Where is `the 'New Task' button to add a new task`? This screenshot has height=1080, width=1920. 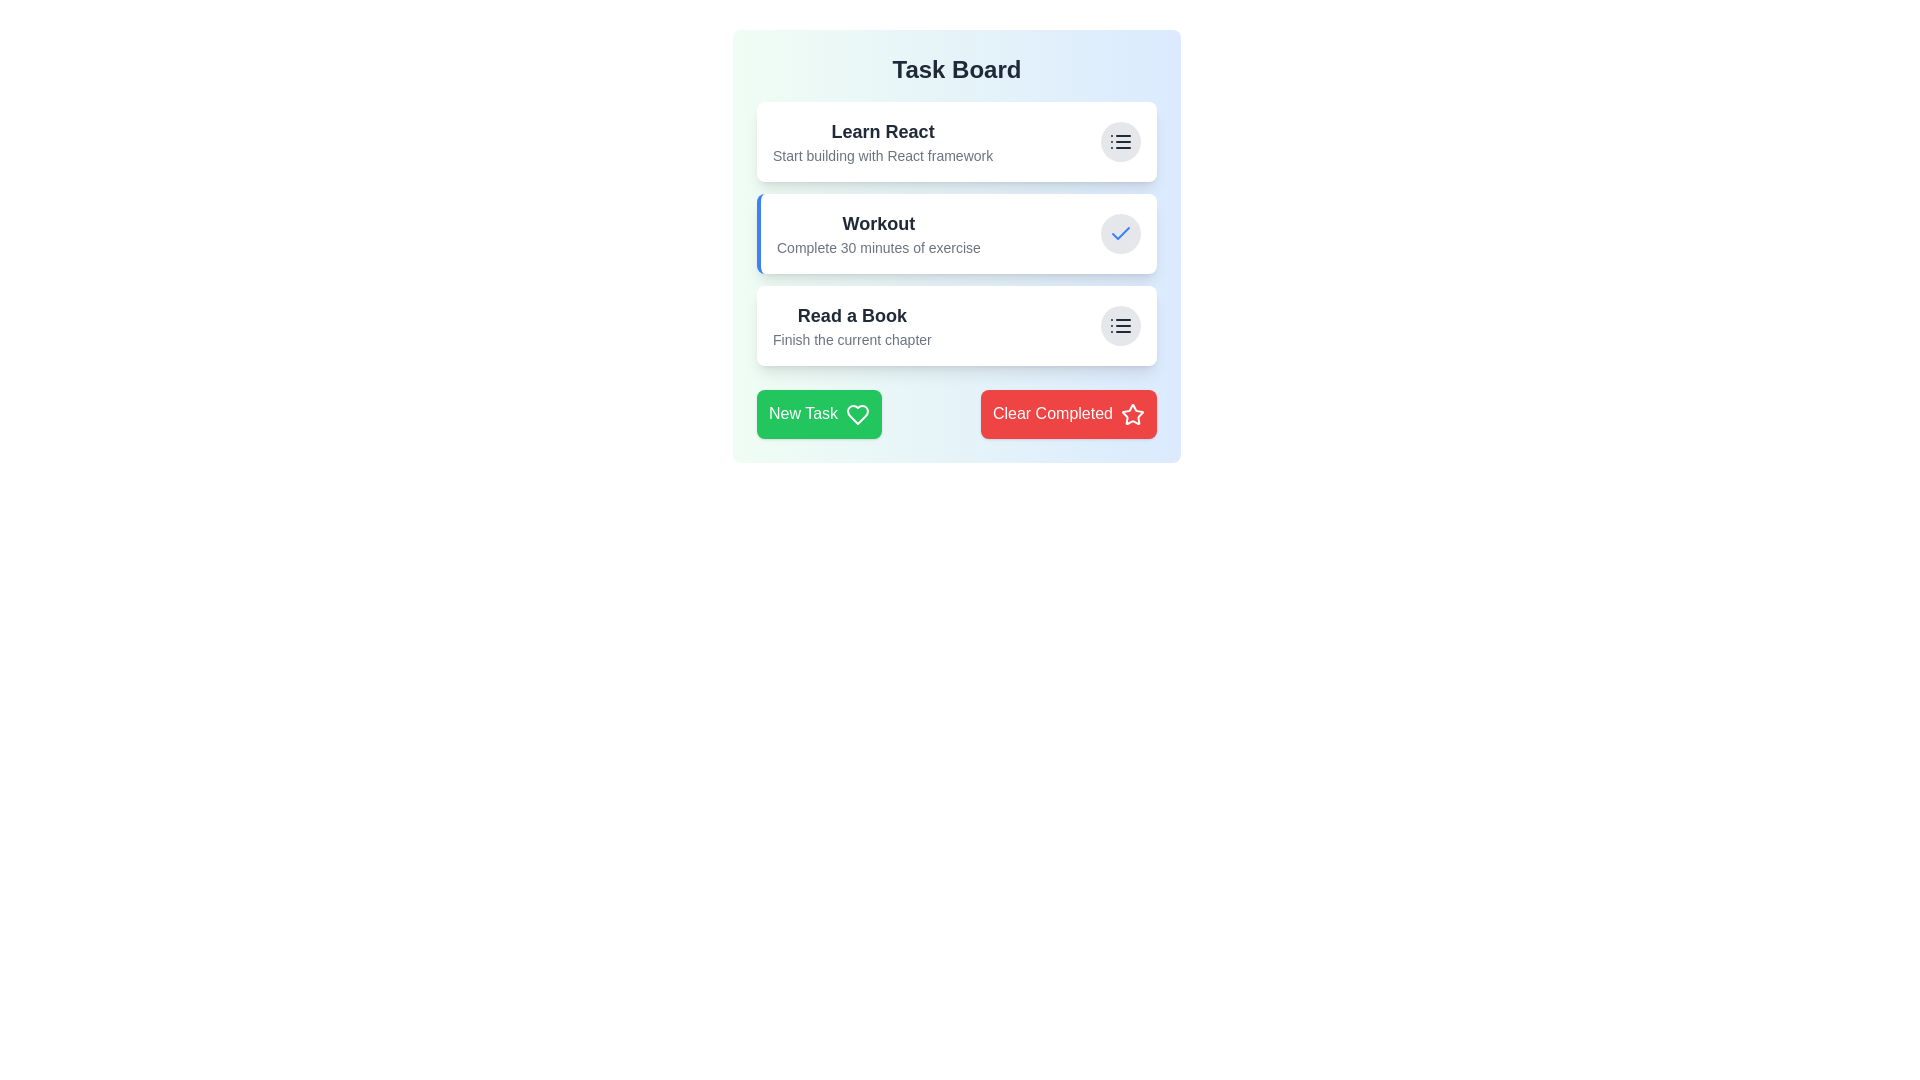 the 'New Task' button to add a new task is located at coordinates (819, 413).